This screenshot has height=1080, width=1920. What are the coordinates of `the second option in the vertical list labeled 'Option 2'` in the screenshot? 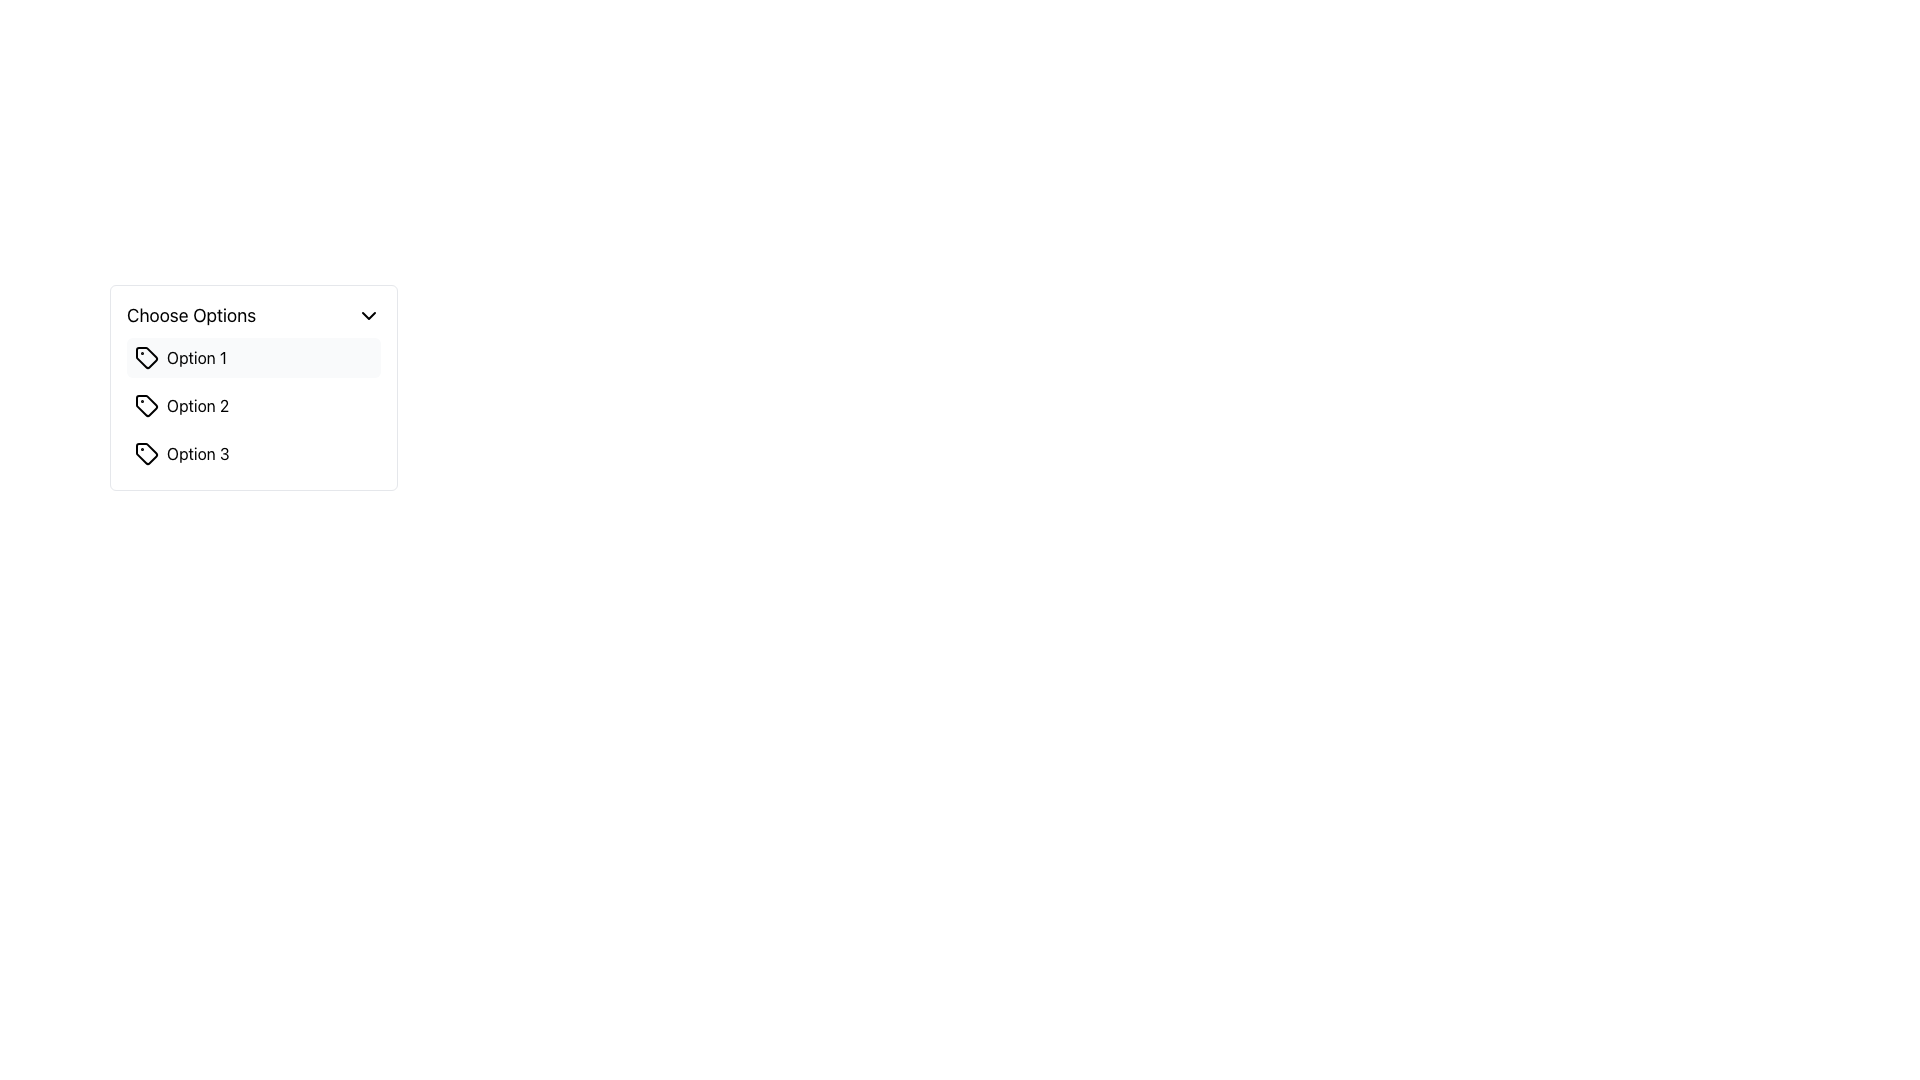 It's located at (253, 405).